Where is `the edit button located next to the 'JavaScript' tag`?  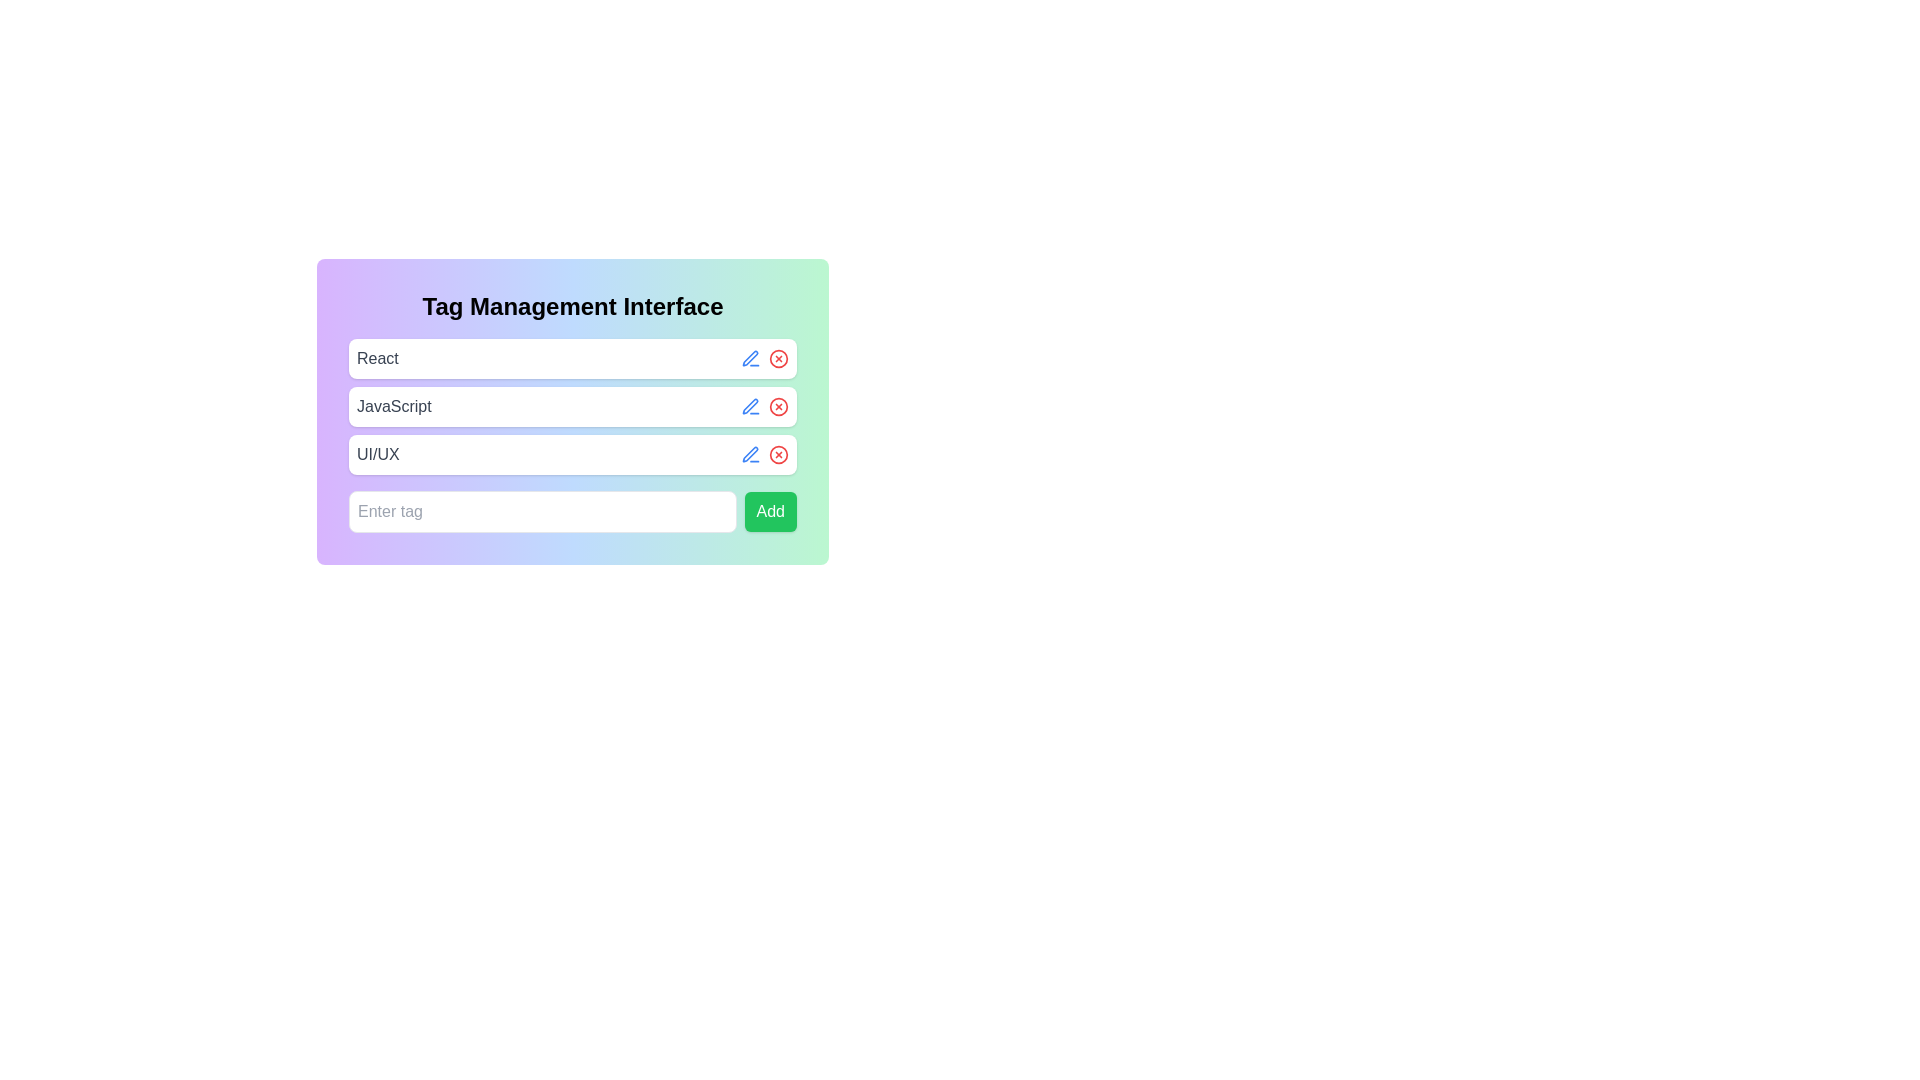
the edit button located next to the 'JavaScript' tag is located at coordinates (749, 406).